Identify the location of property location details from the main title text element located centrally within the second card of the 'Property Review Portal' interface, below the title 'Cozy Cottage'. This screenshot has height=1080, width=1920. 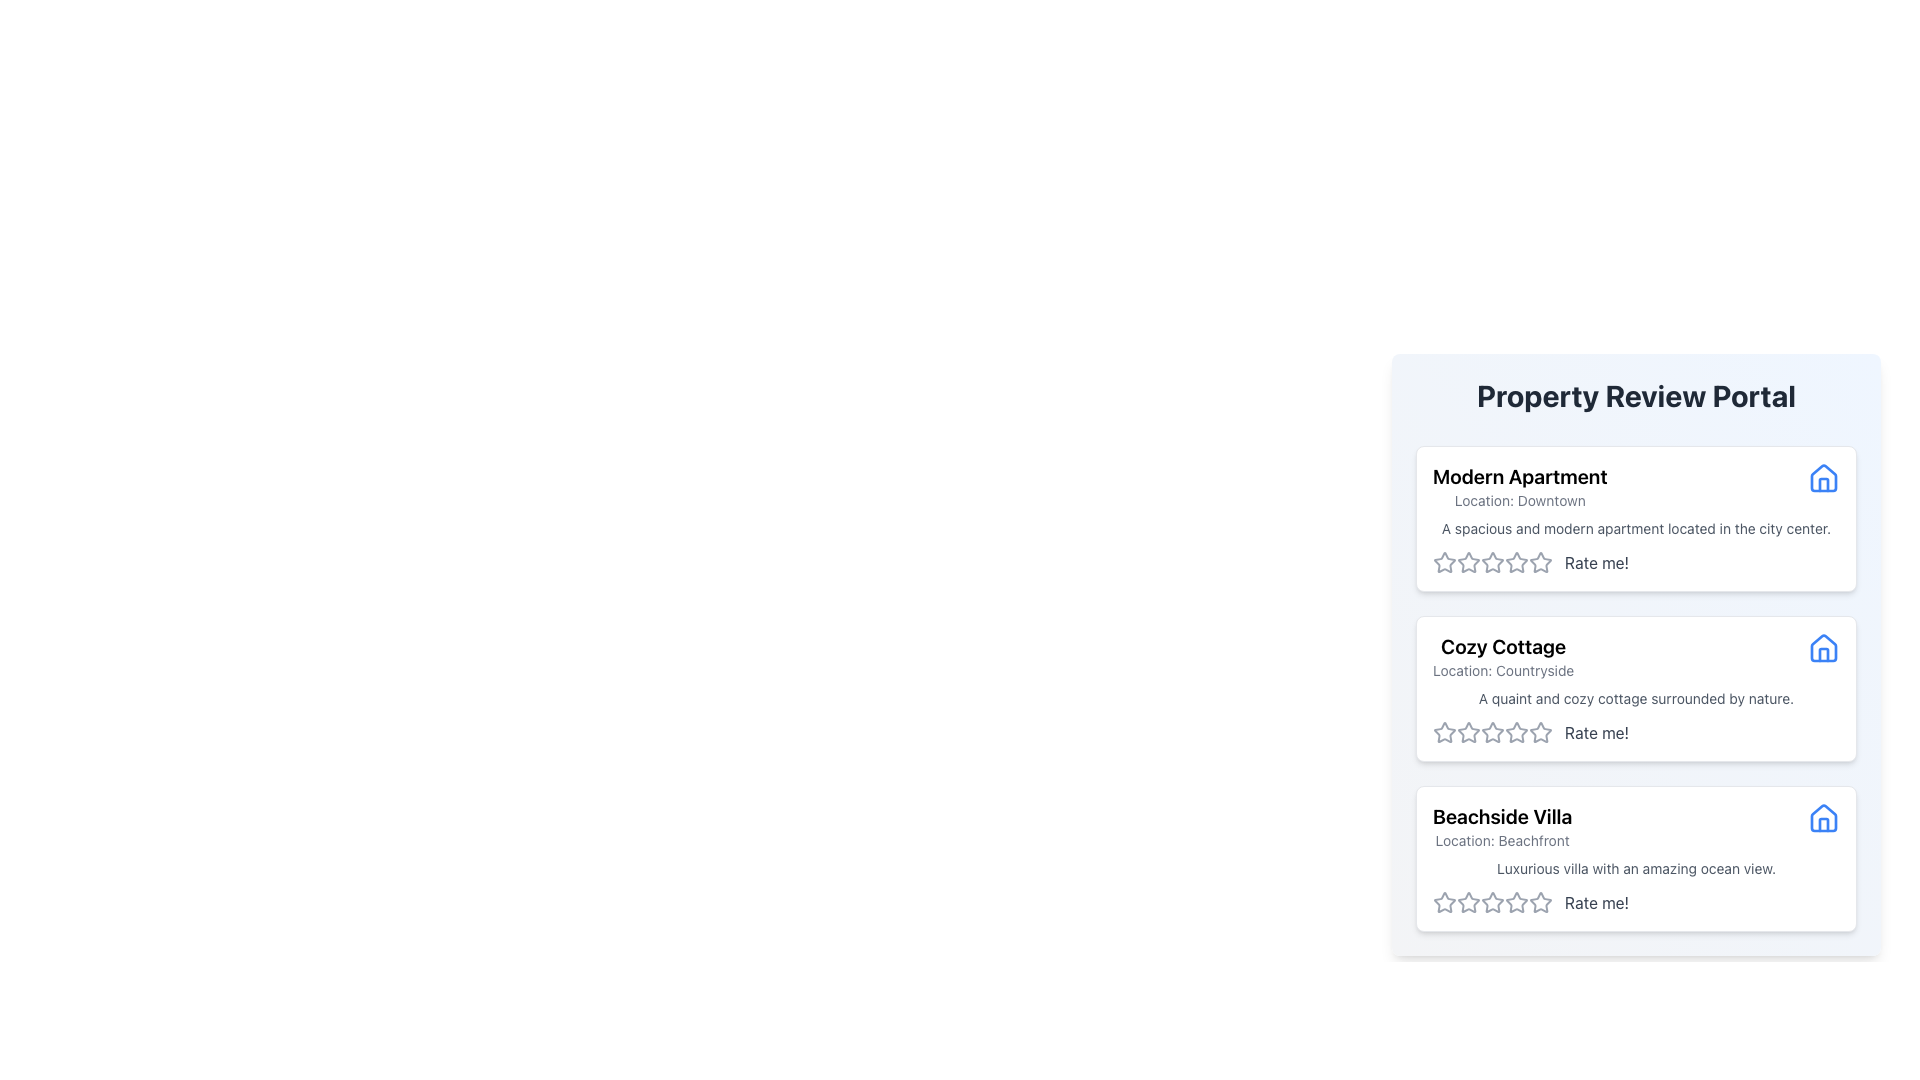
(1503, 656).